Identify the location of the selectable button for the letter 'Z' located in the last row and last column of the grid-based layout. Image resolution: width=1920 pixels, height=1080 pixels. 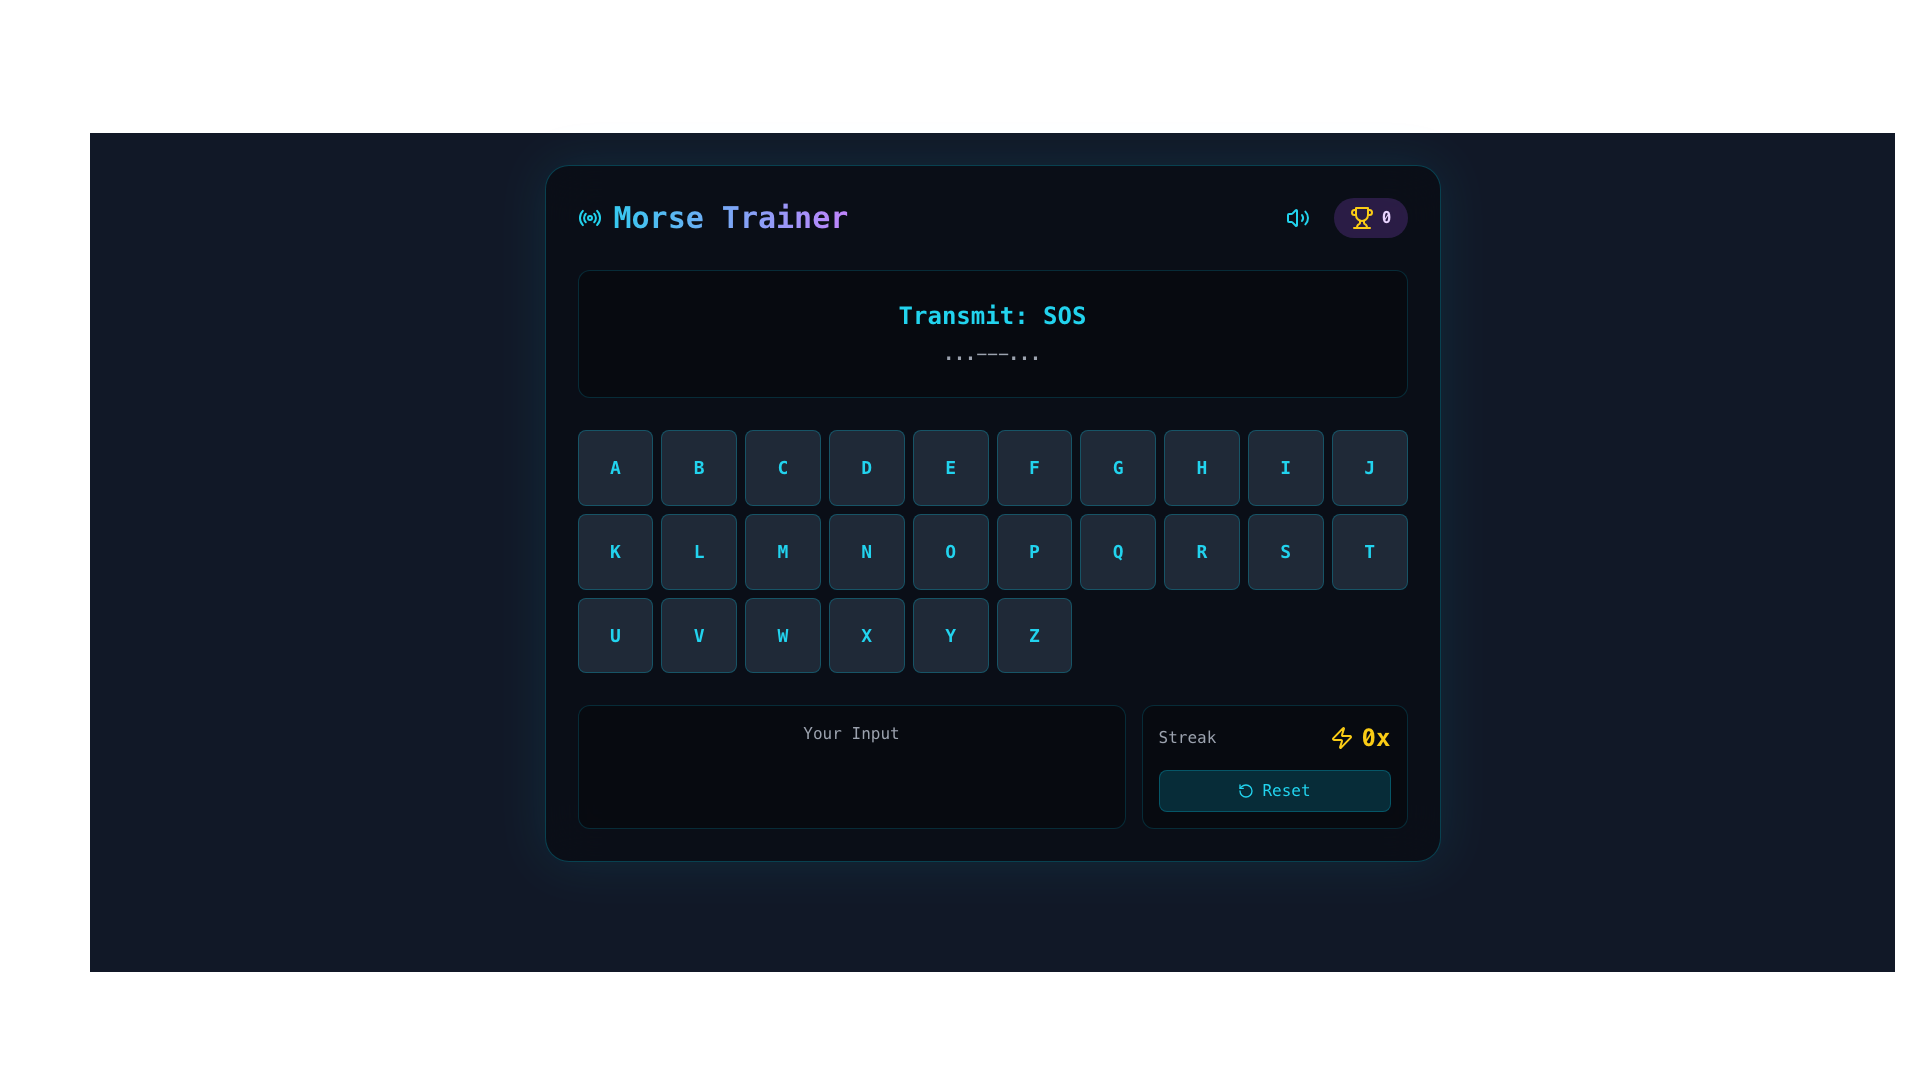
(1033, 635).